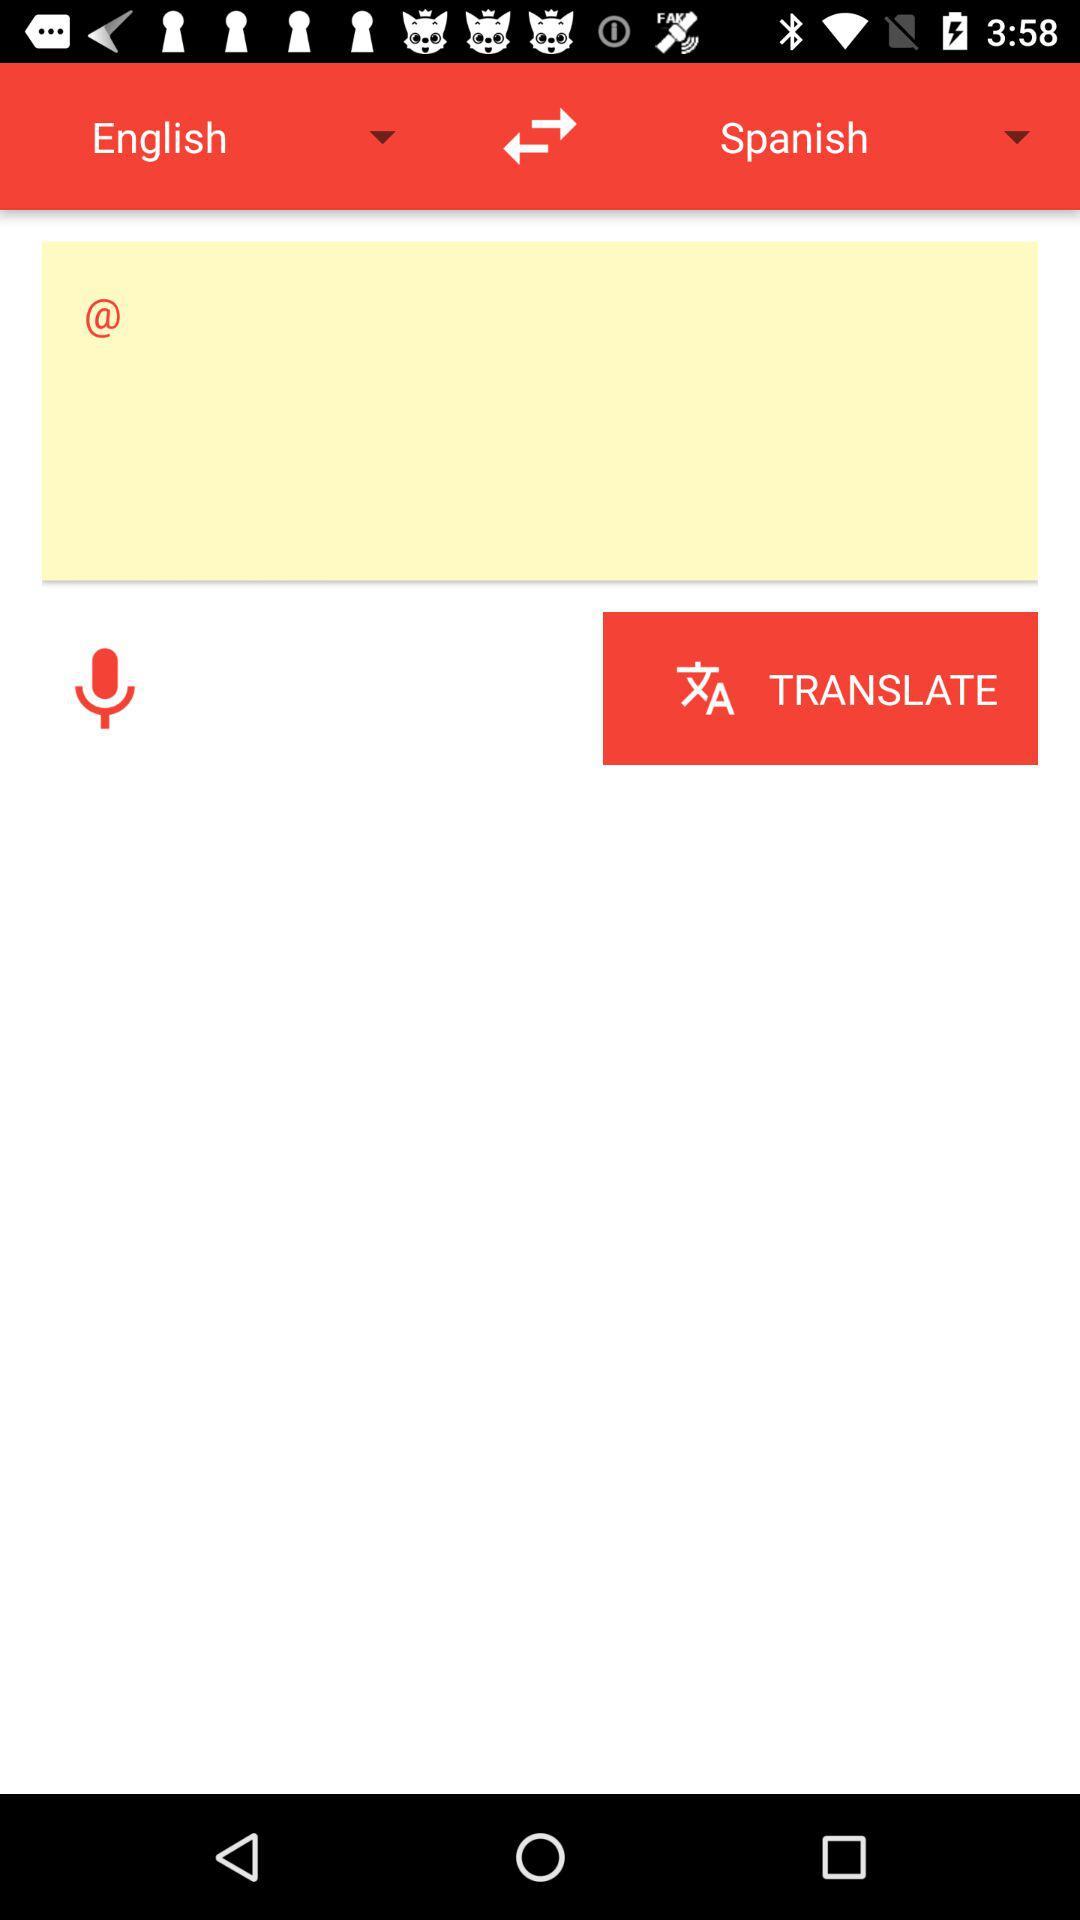 Image resolution: width=1080 pixels, height=1920 pixels. I want to click on record audio, so click(104, 688).